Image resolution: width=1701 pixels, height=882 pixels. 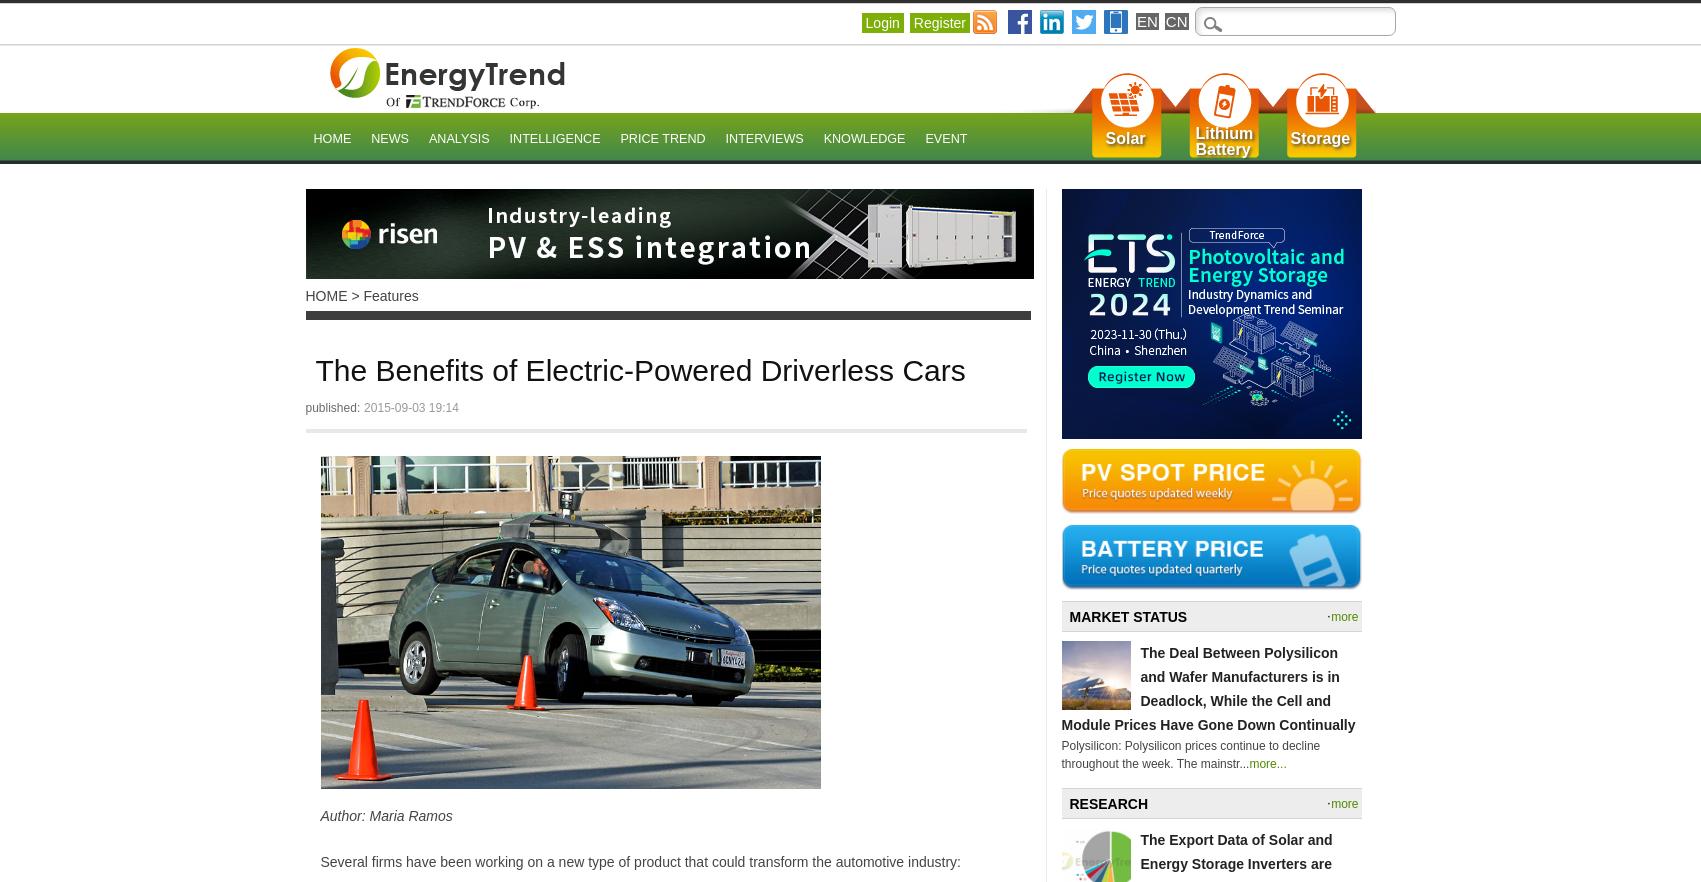 What do you see at coordinates (763, 139) in the screenshot?
I see `'Interviews'` at bounding box center [763, 139].